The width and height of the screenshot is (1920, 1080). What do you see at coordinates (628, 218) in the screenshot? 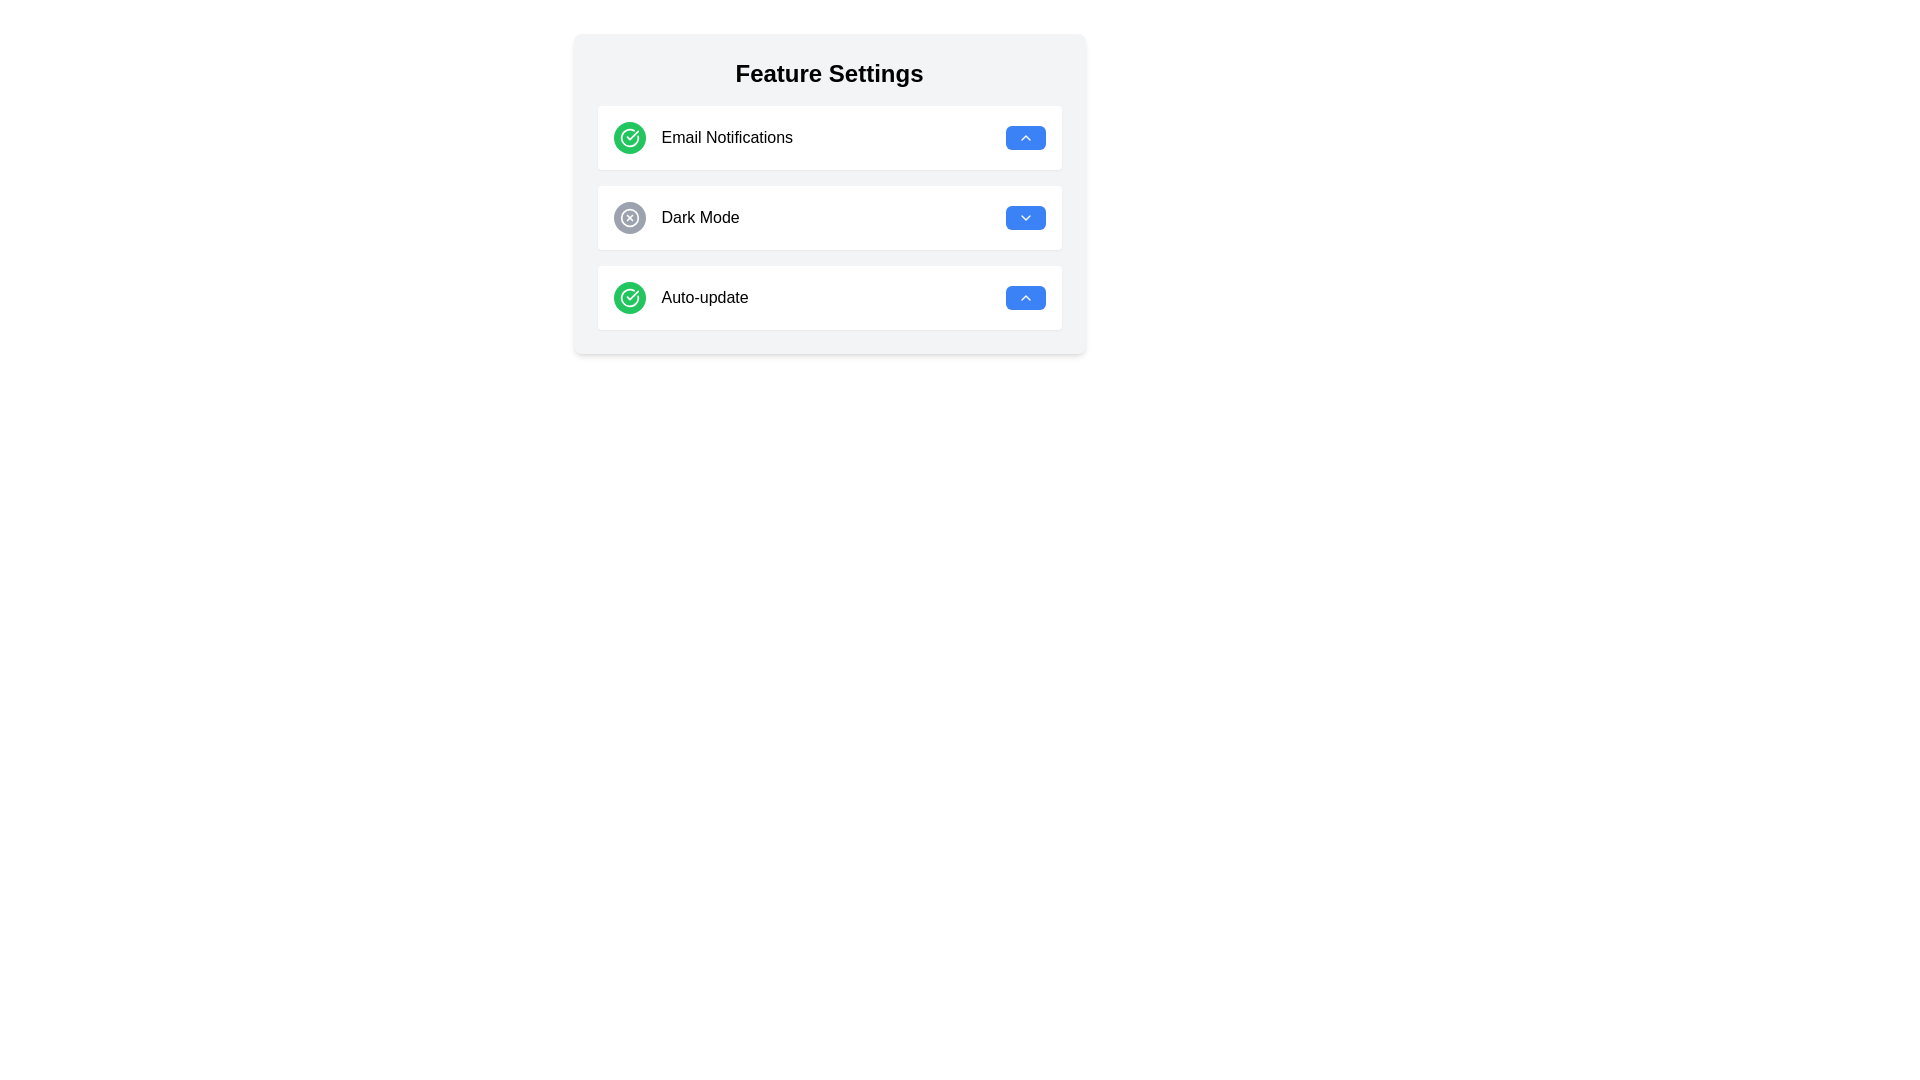
I see `the interactive button for the 'Dark Mode' feature, located to the left of the text 'Dark Mode'` at bounding box center [628, 218].